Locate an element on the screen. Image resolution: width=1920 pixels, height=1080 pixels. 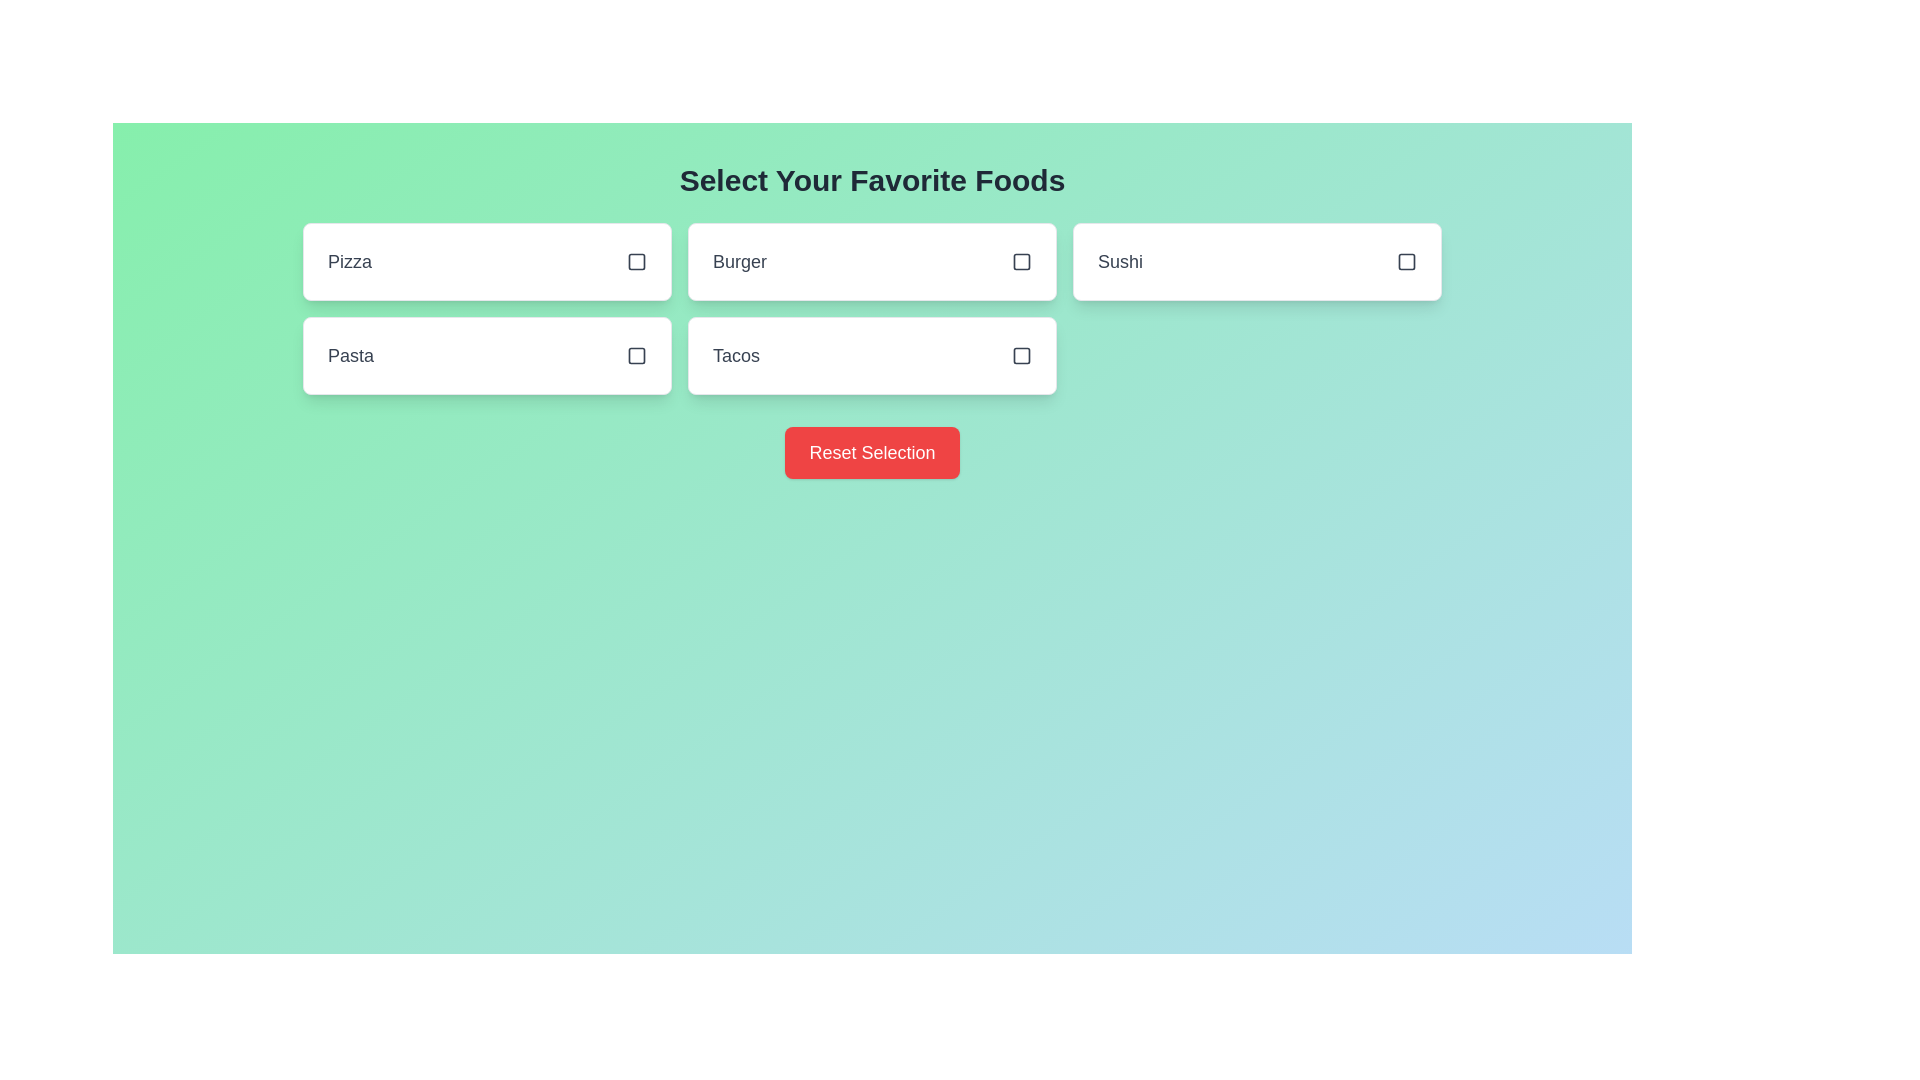
the 'Reset Selection' button to clear all selections is located at coordinates (872, 452).